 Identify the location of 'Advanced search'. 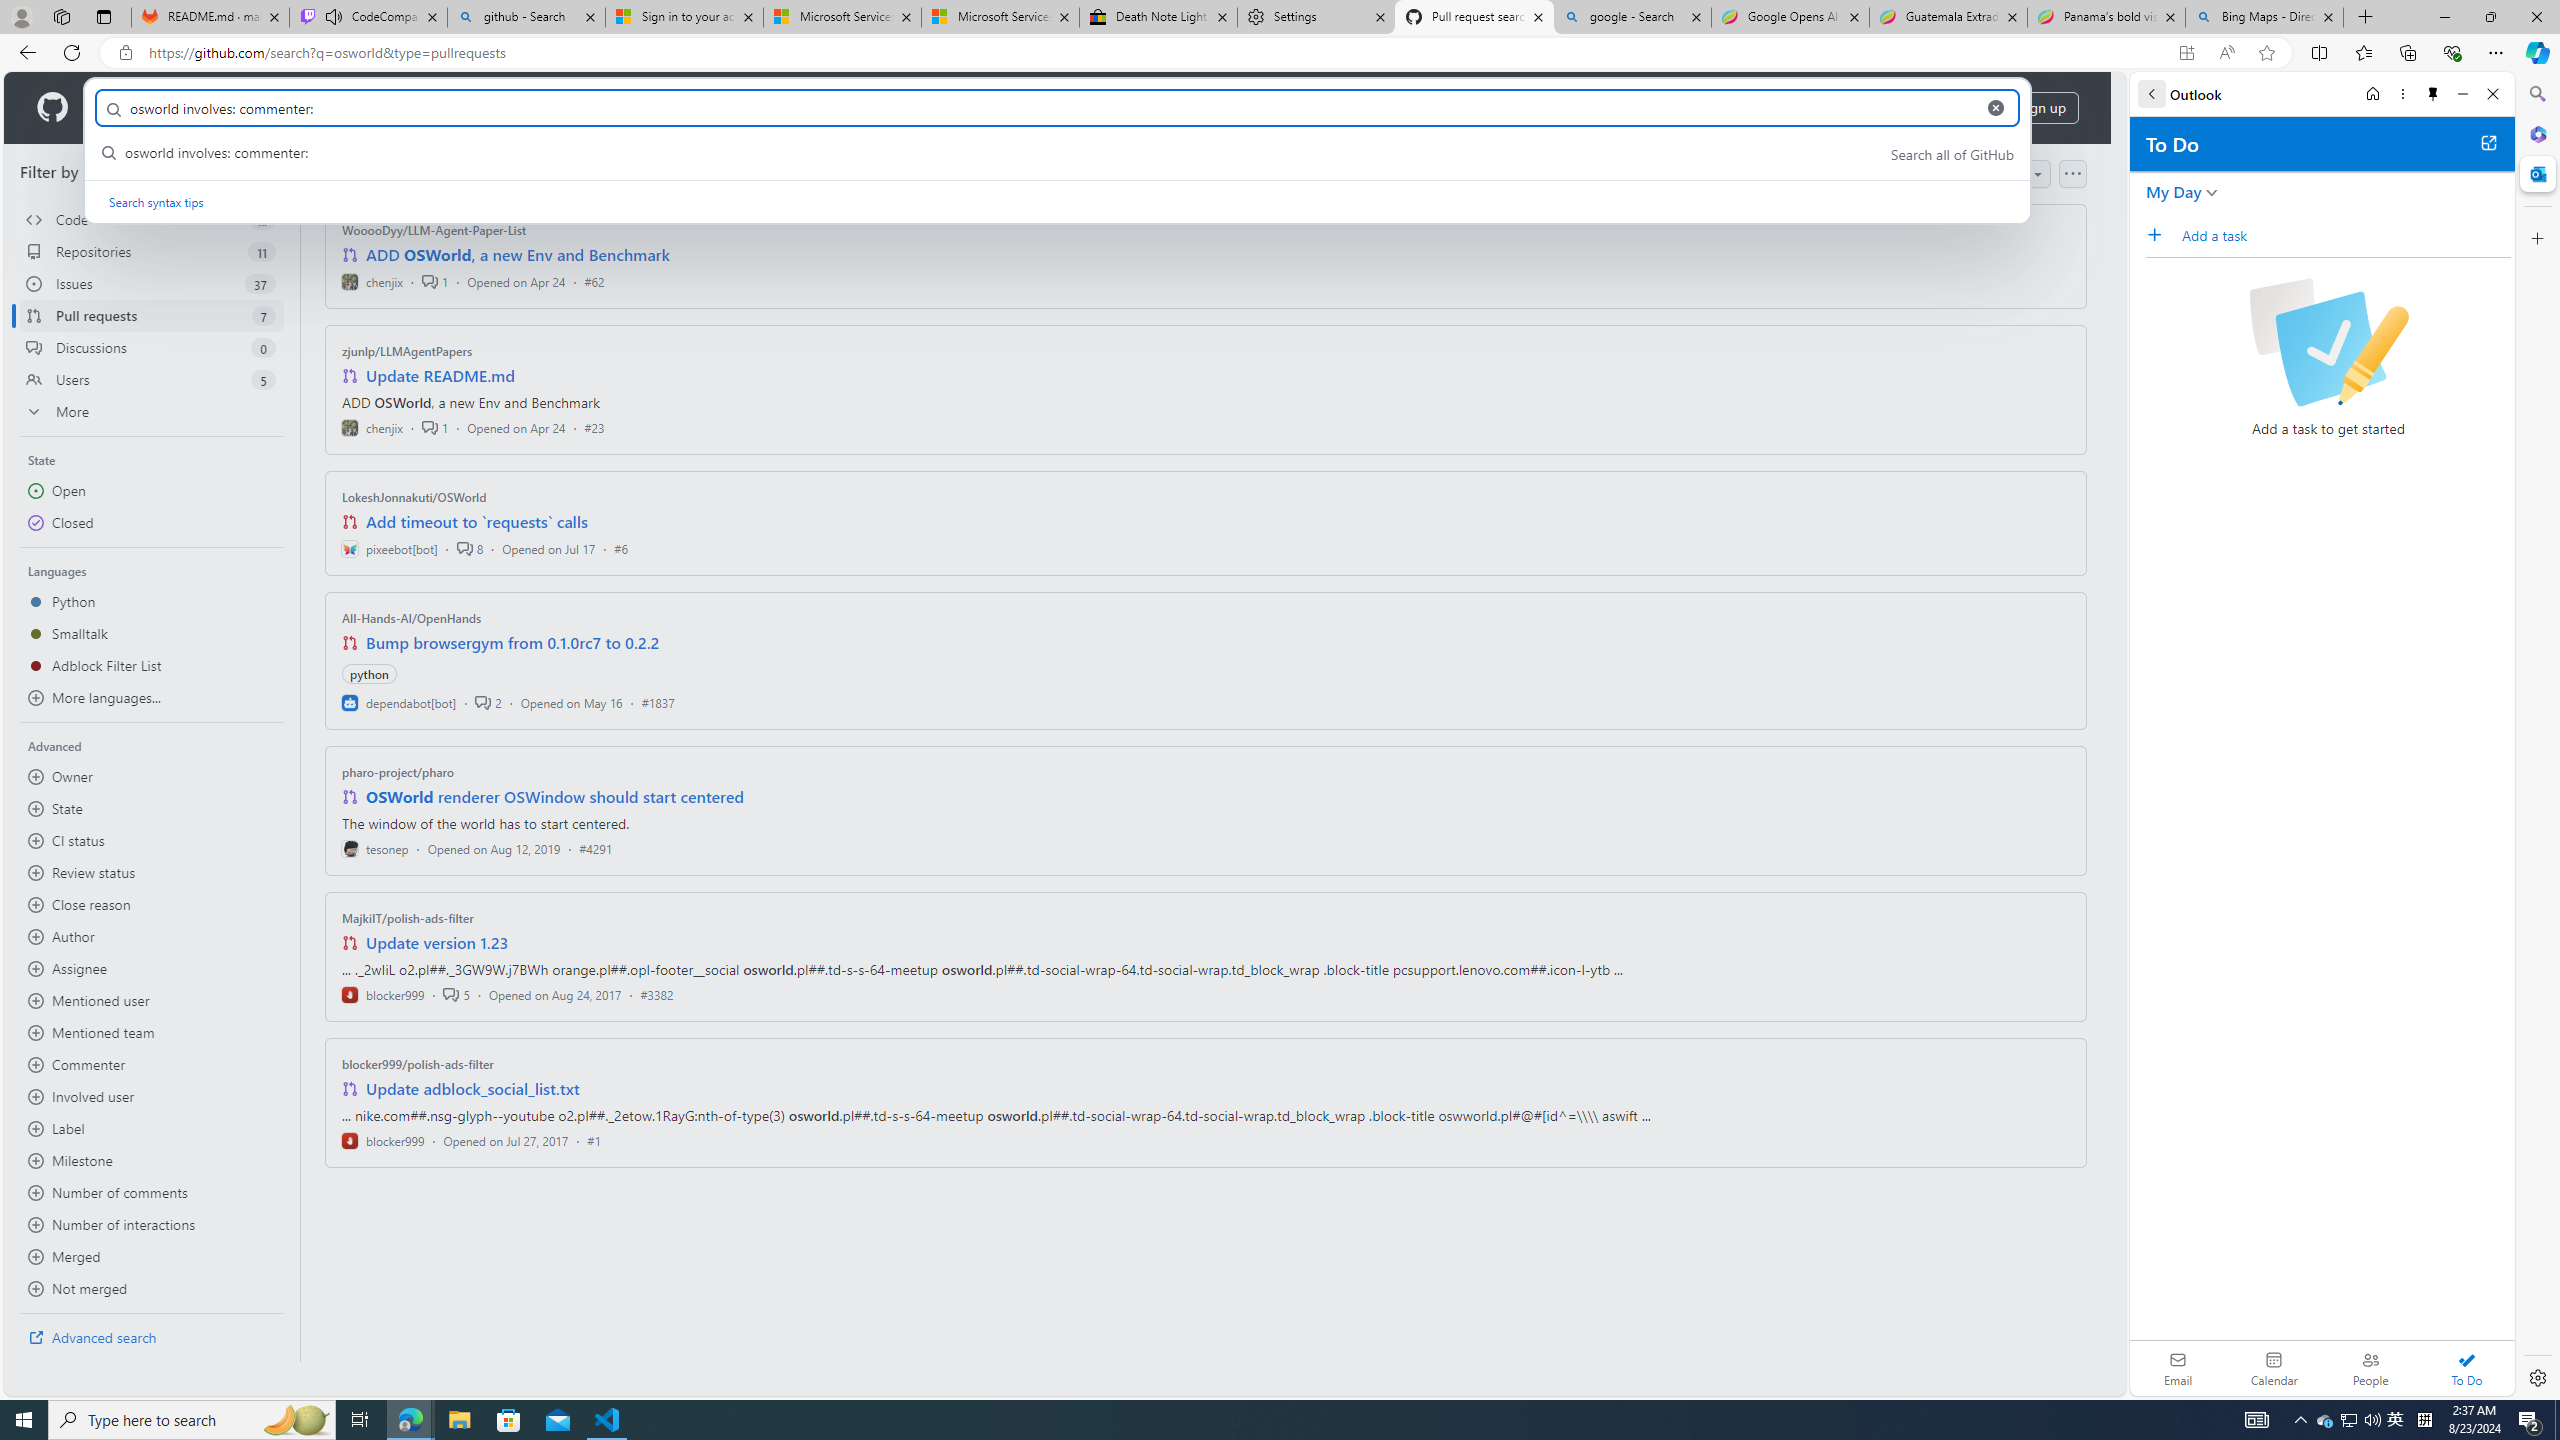
(151, 1336).